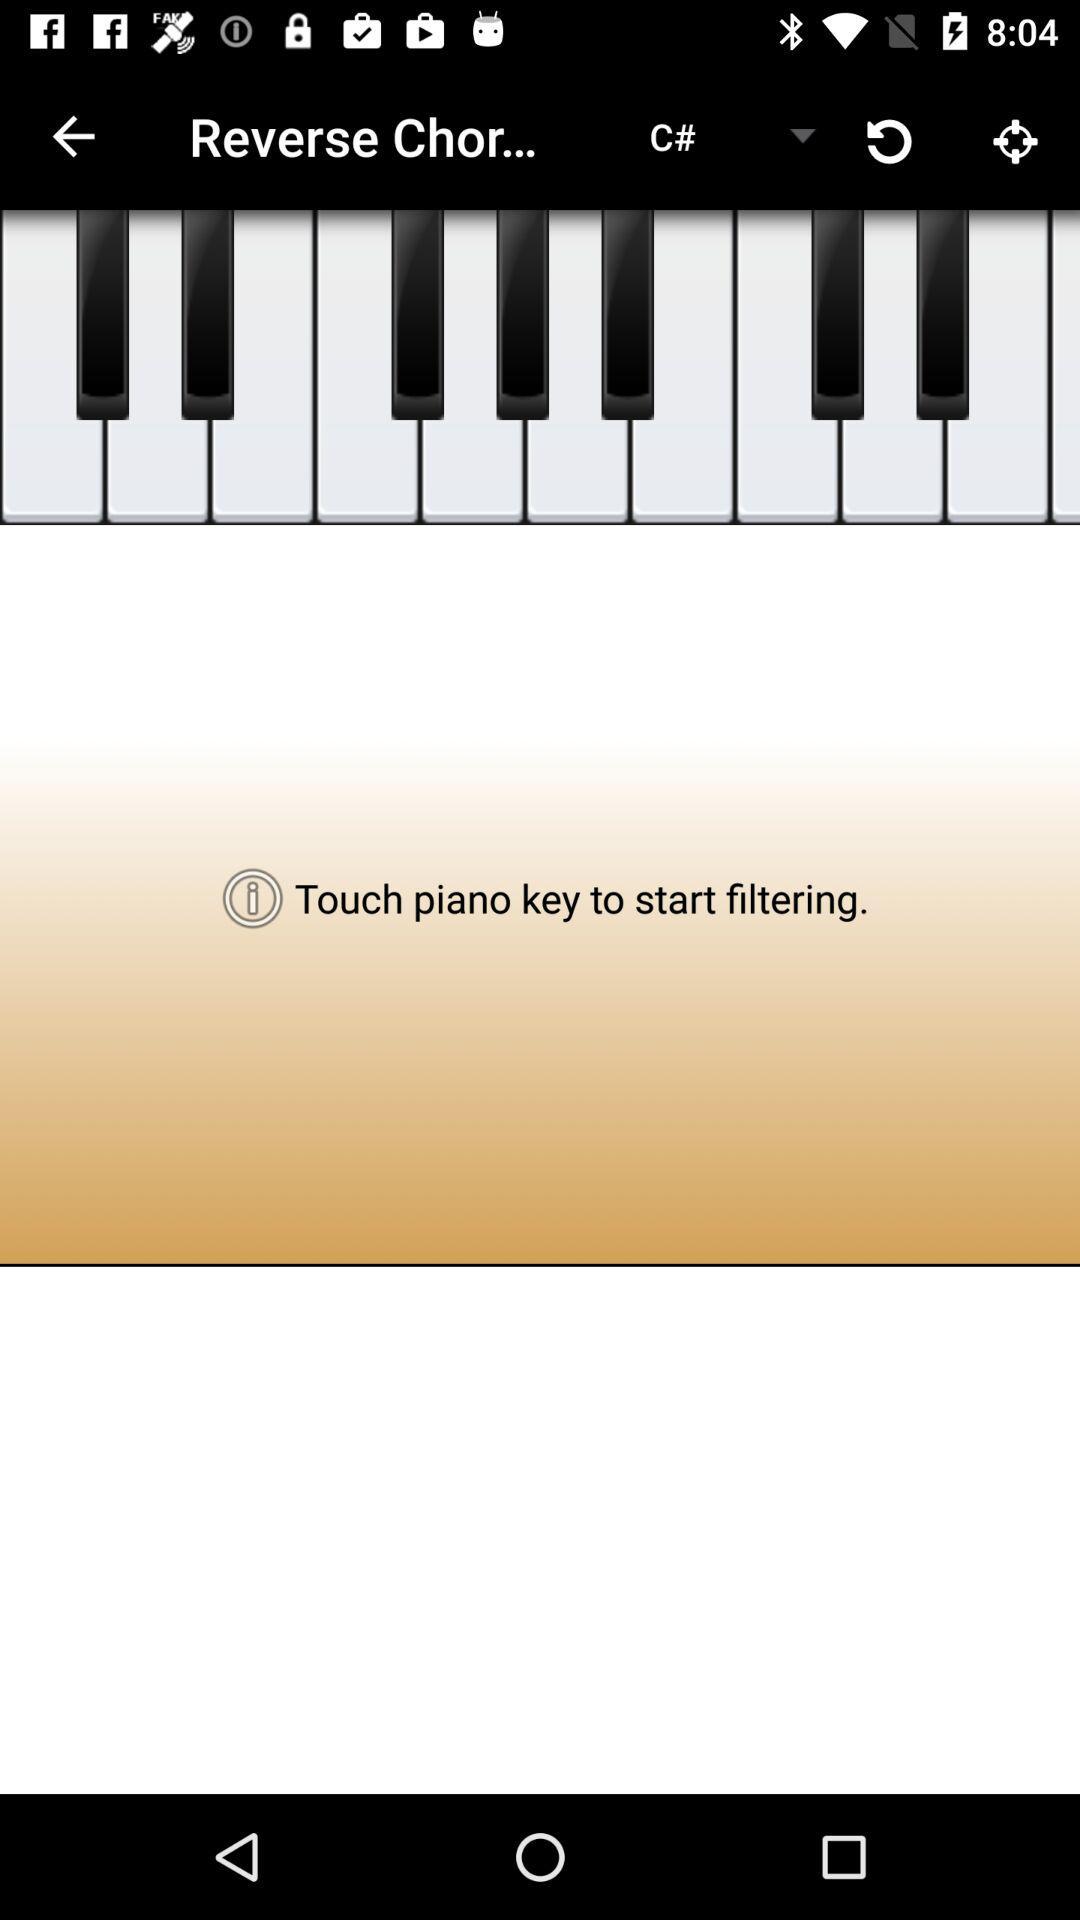 The image size is (1080, 1920). Describe the element at coordinates (102, 314) in the screenshot. I see `piano play button` at that location.